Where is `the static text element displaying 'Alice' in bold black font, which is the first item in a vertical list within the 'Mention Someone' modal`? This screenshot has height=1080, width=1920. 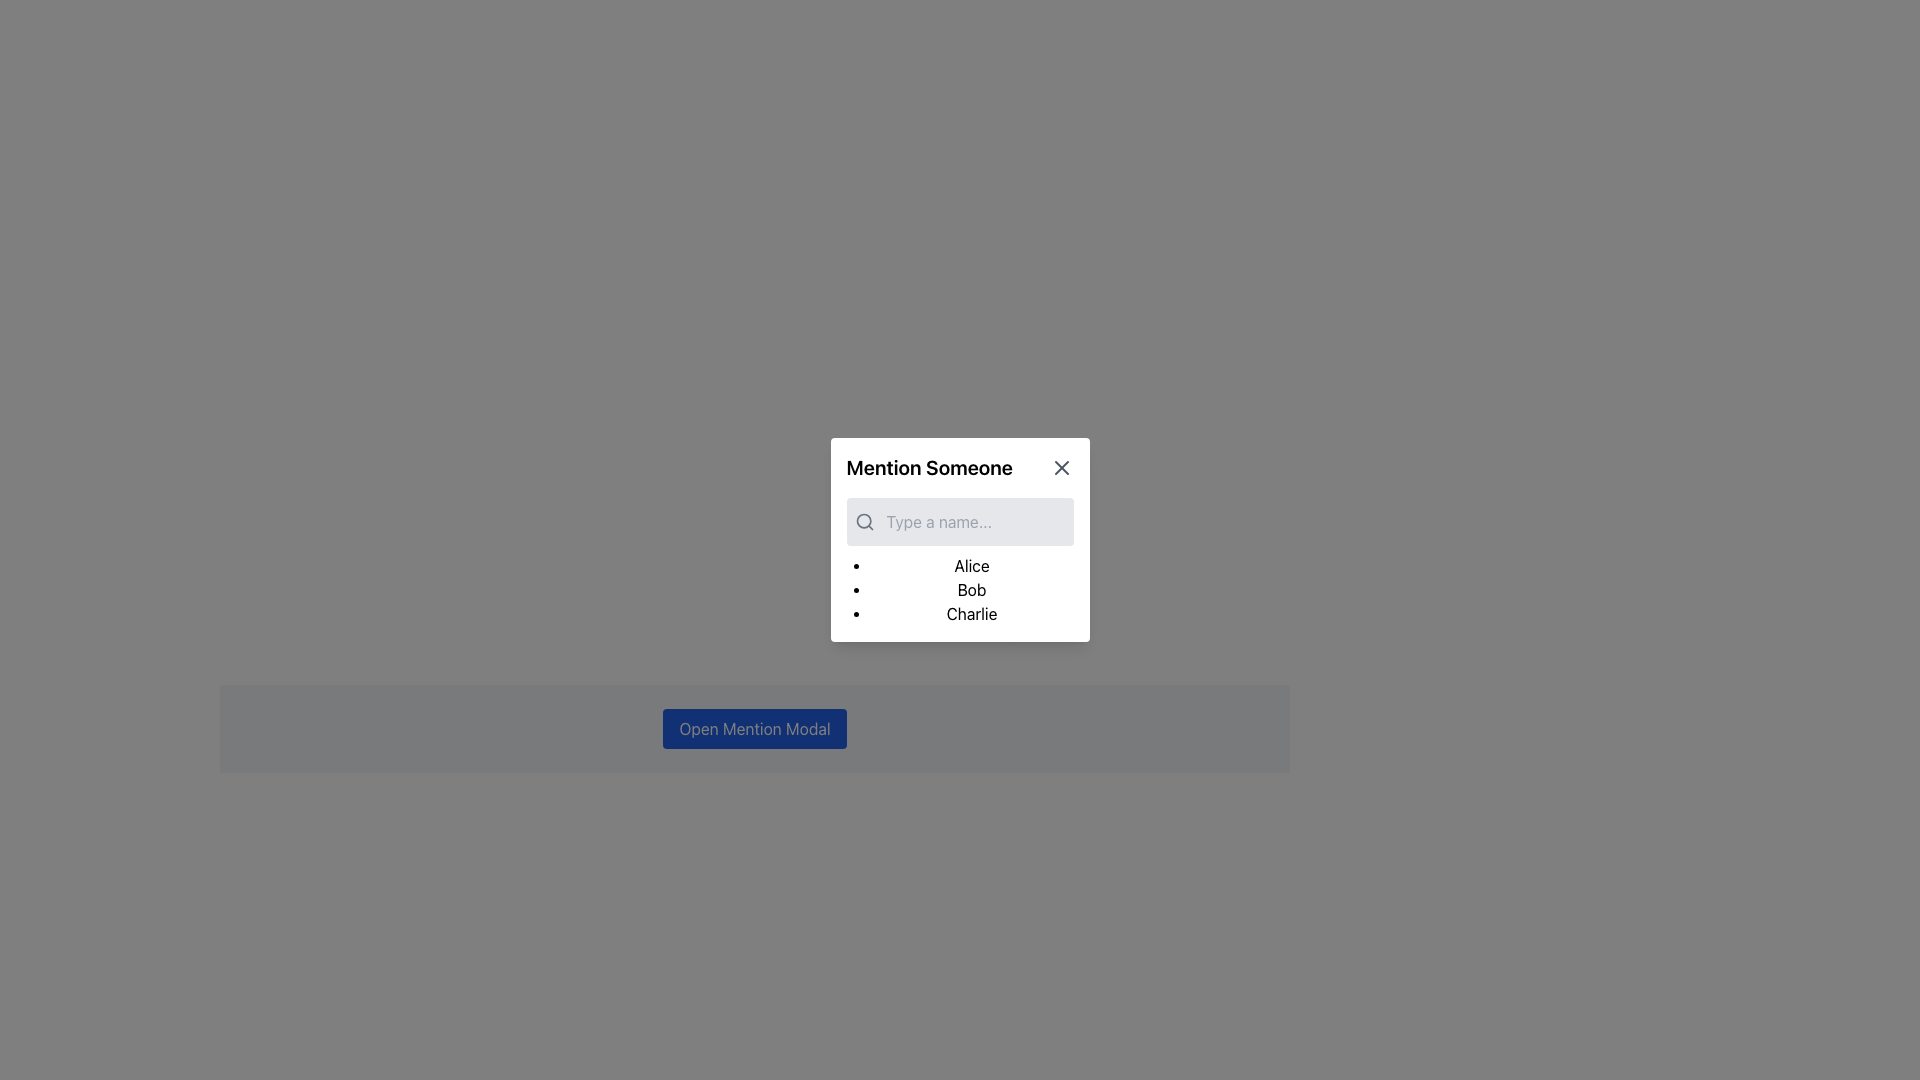
the static text element displaying 'Alice' in bold black font, which is the first item in a vertical list within the 'Mention Someone' modal is located at coordinates (971, 566).